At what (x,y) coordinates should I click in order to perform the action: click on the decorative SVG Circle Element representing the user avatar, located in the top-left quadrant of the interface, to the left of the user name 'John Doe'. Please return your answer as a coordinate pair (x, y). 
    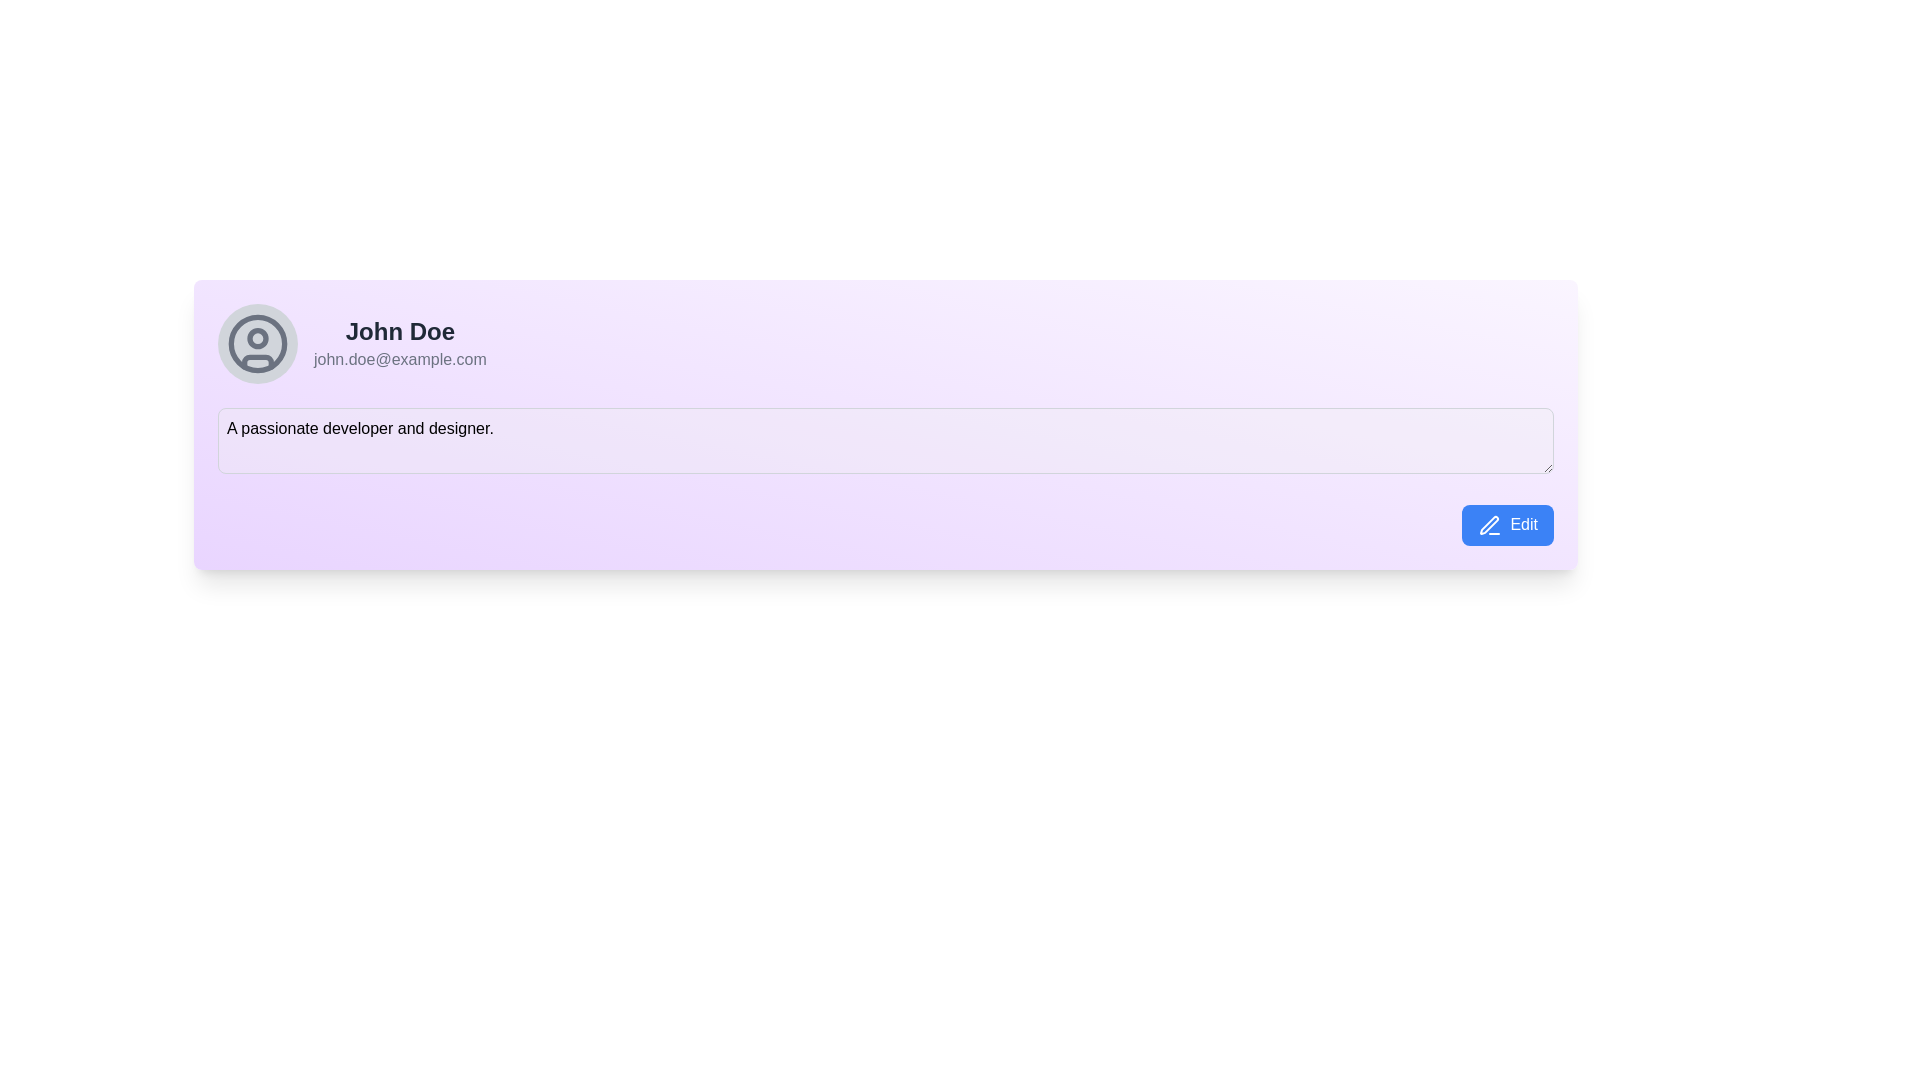
    Looking at the image, I should click on (257, 342).